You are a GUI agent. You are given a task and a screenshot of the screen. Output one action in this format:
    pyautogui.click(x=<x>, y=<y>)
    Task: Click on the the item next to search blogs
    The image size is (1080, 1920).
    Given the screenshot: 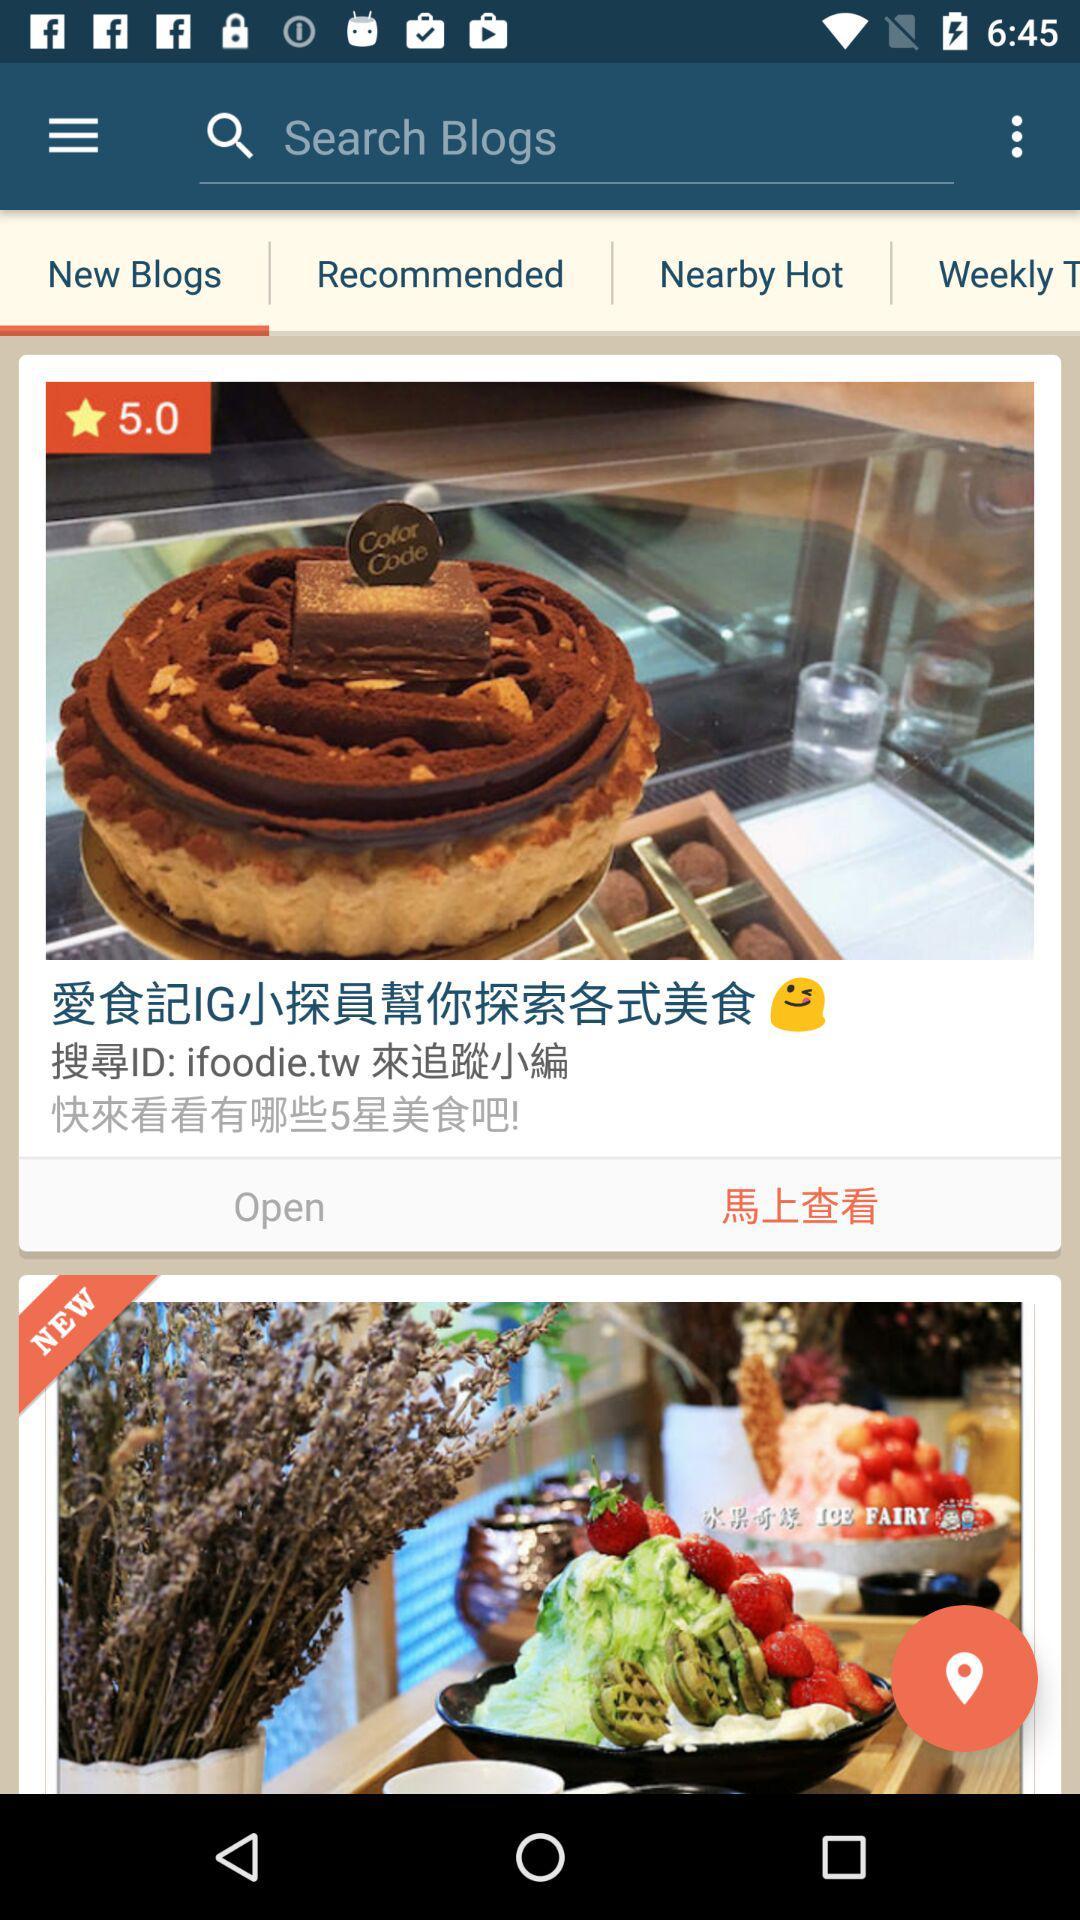 What is the action you would take?
    pyautogui.click(x=230, y=135)
    